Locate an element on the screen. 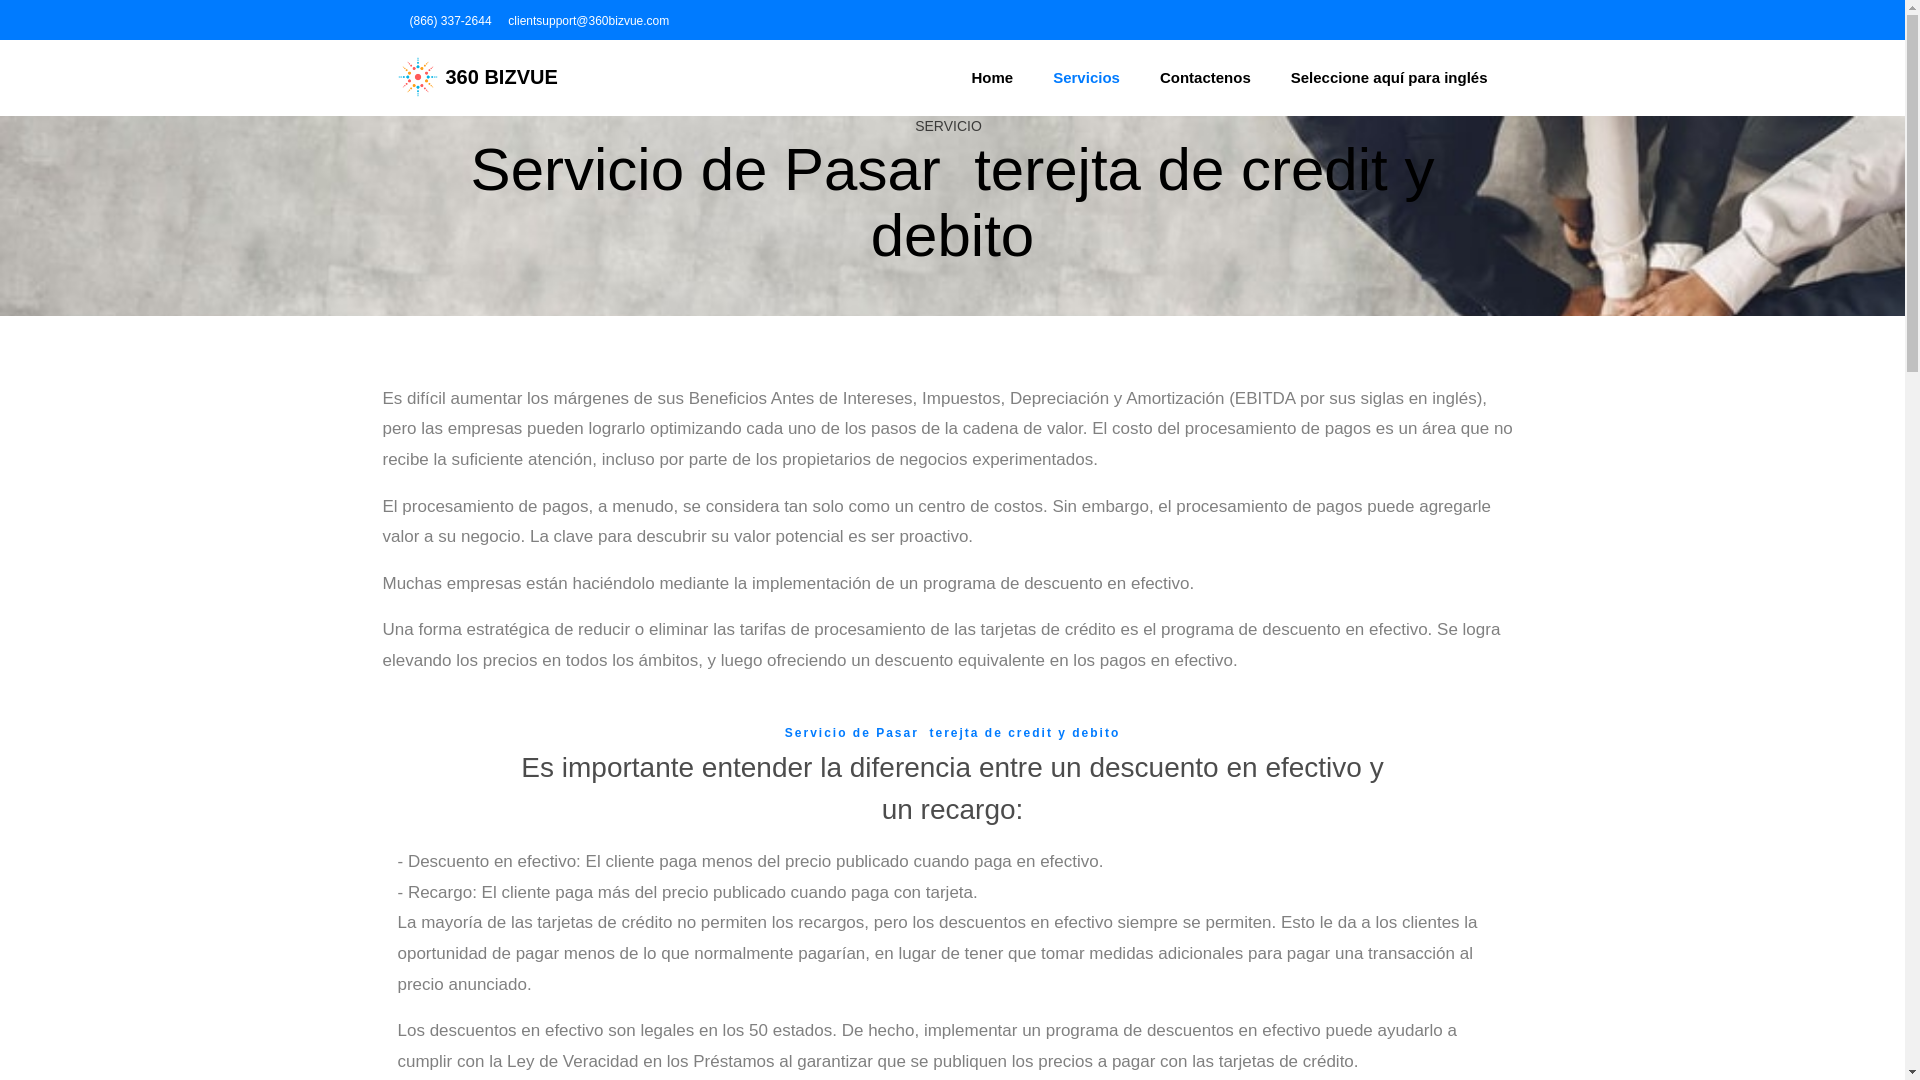 The height and width of the screenshot is (1080, 1920). '360 BIZVUE' is located at coordinates (477, 76).